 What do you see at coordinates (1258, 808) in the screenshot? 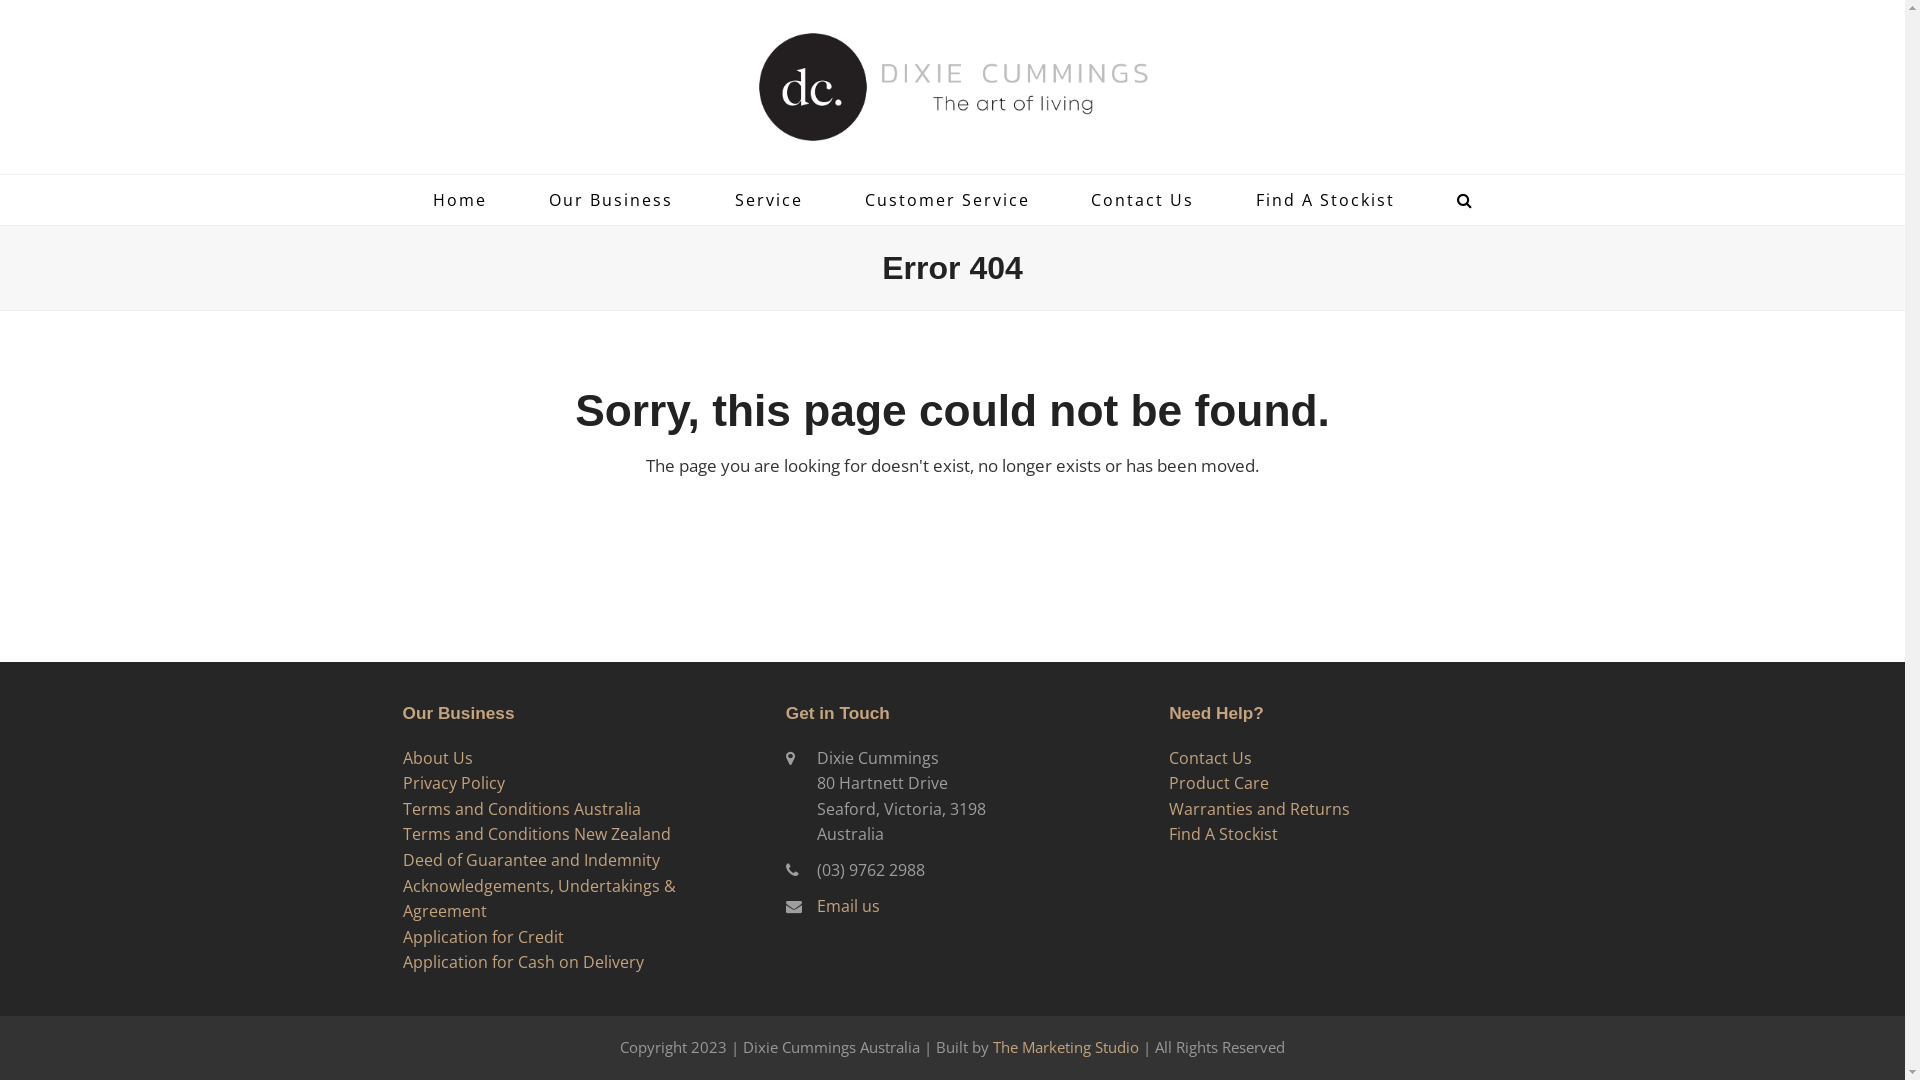
I see `'Warranties and Returns'` at bounding box center [1258, 808].